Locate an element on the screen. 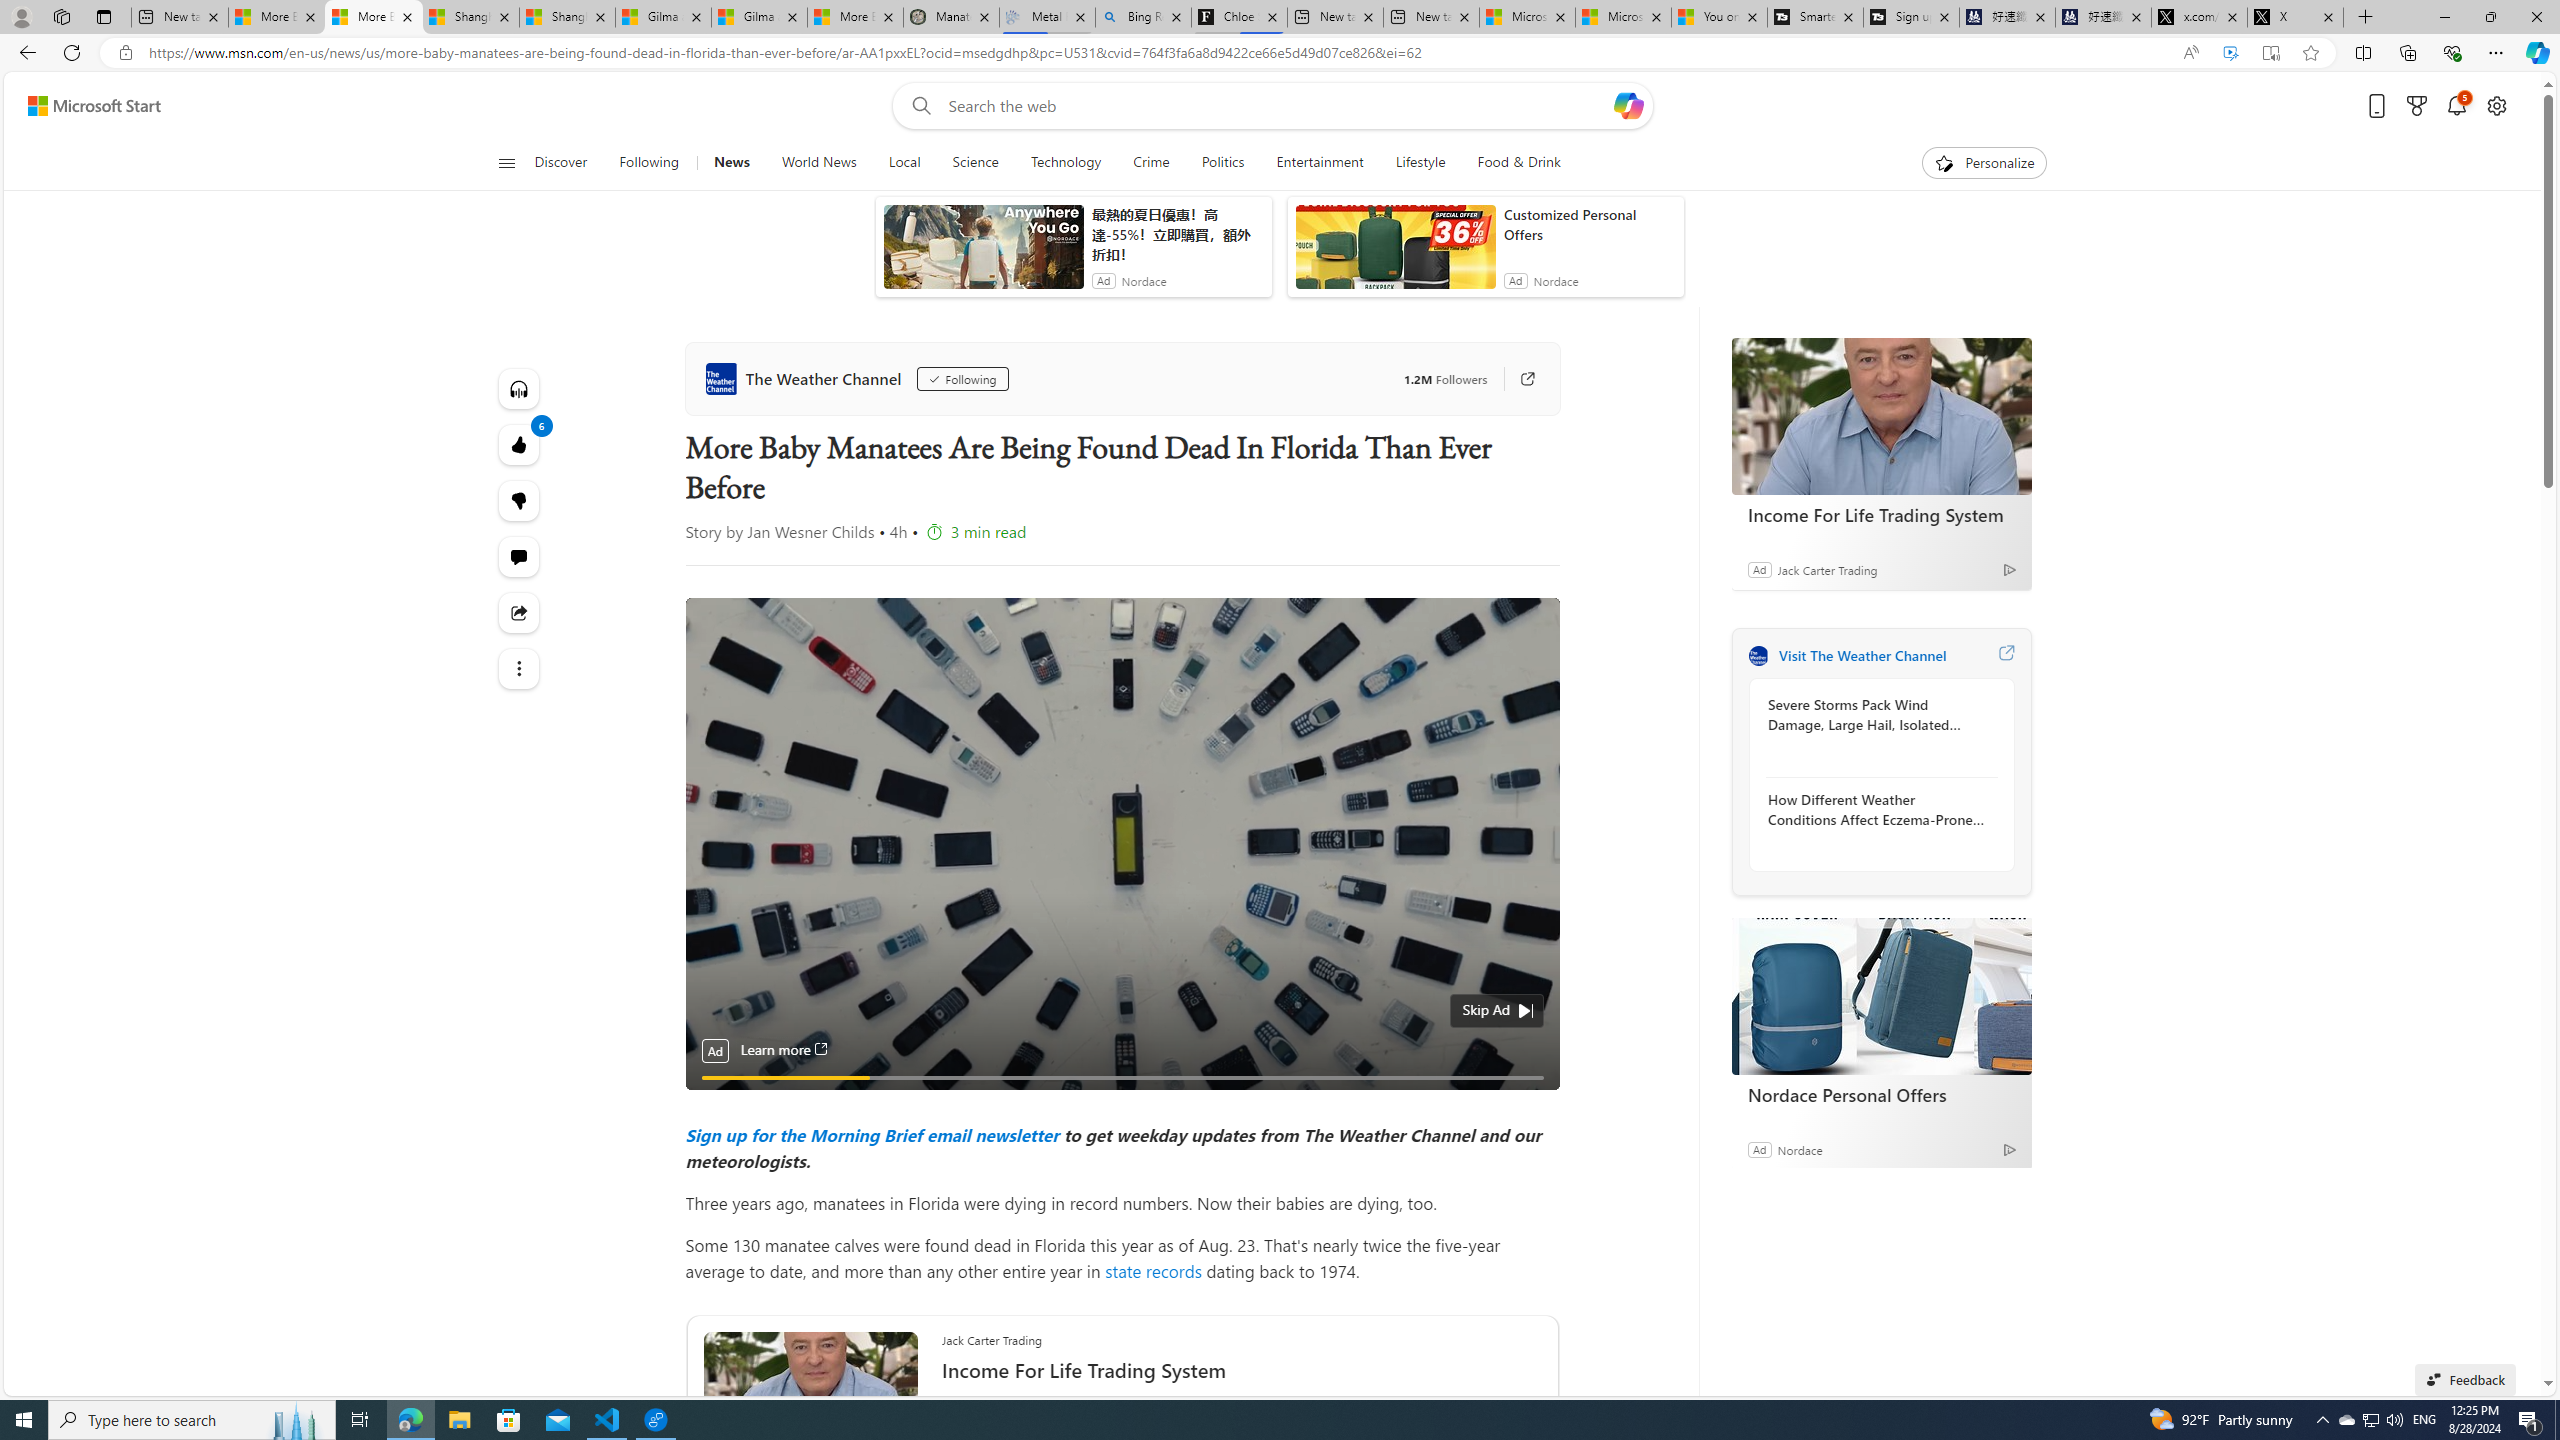  'Feedback' is located at coordinates (2465, 1378).